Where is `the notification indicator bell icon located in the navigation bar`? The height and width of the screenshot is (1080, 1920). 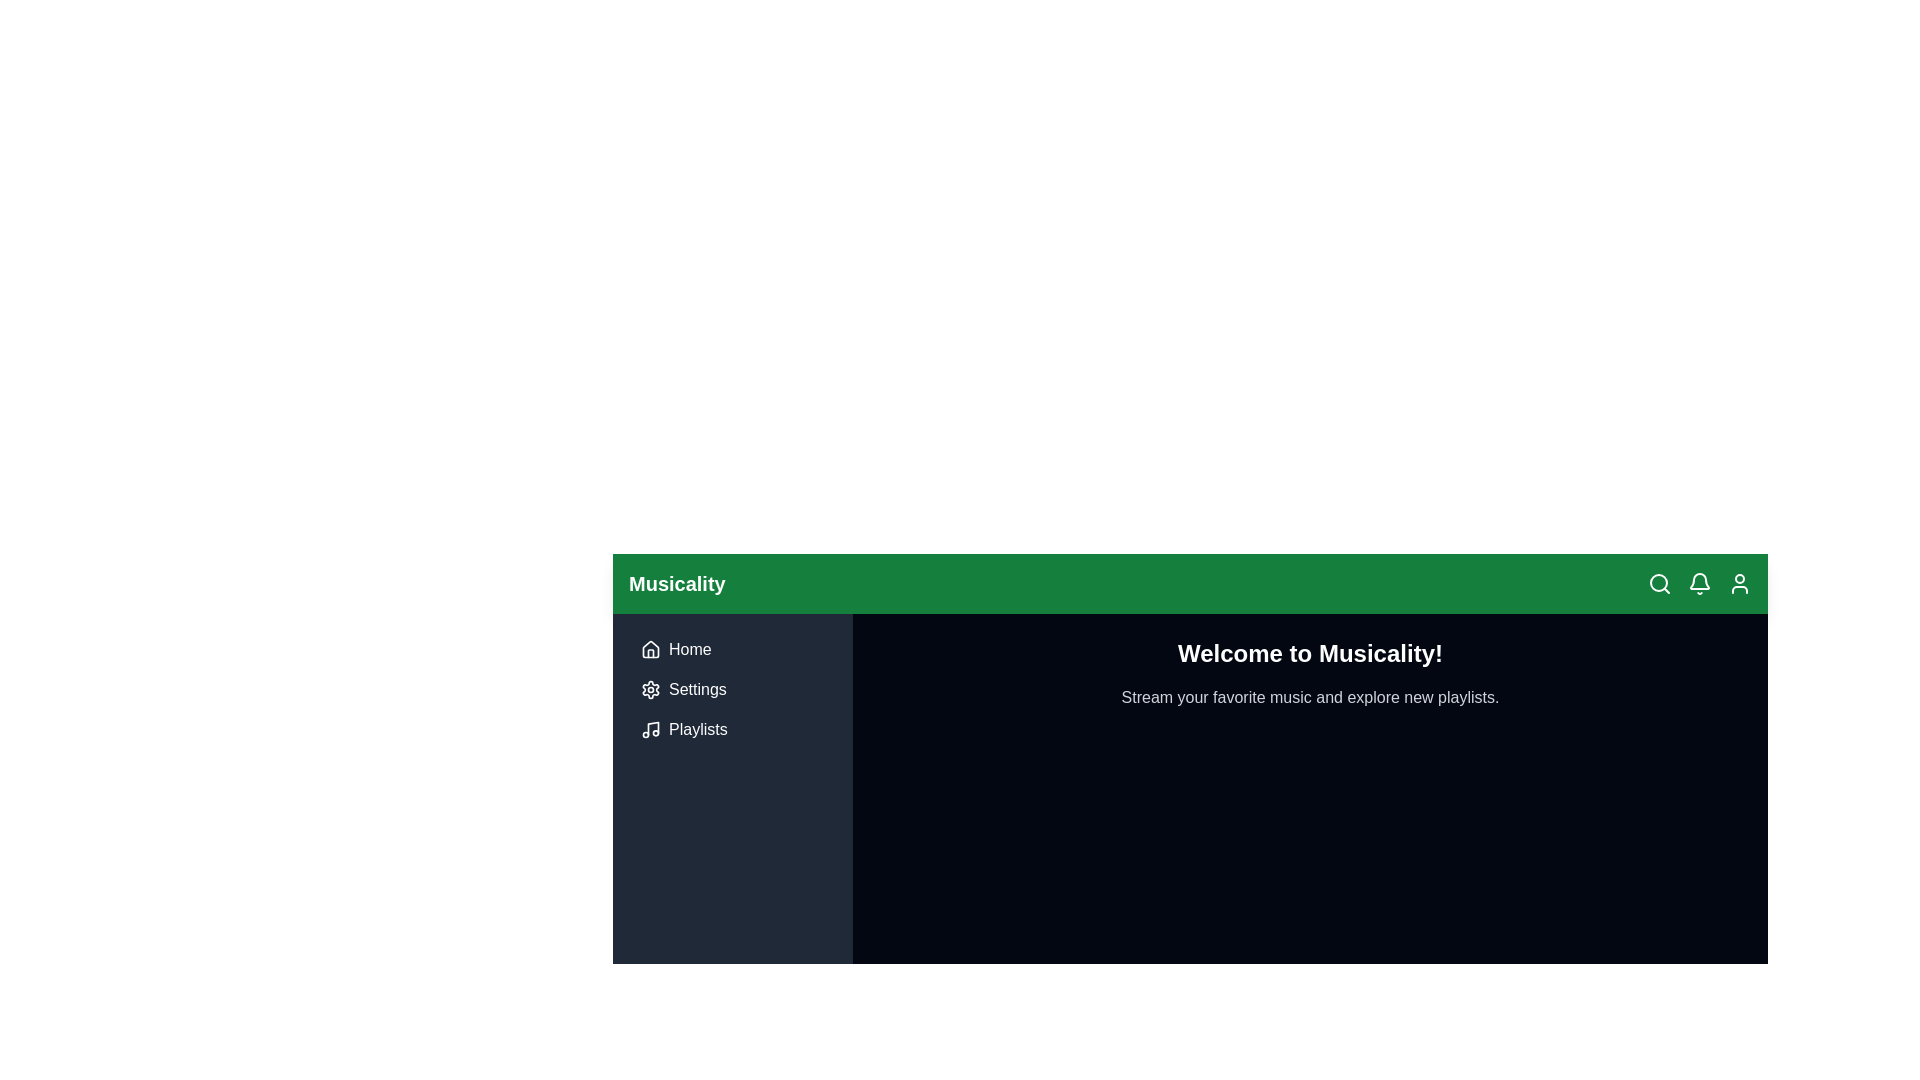 the notification indicator bell icon located in the navigation bar is located at coordinates (1698, 583).